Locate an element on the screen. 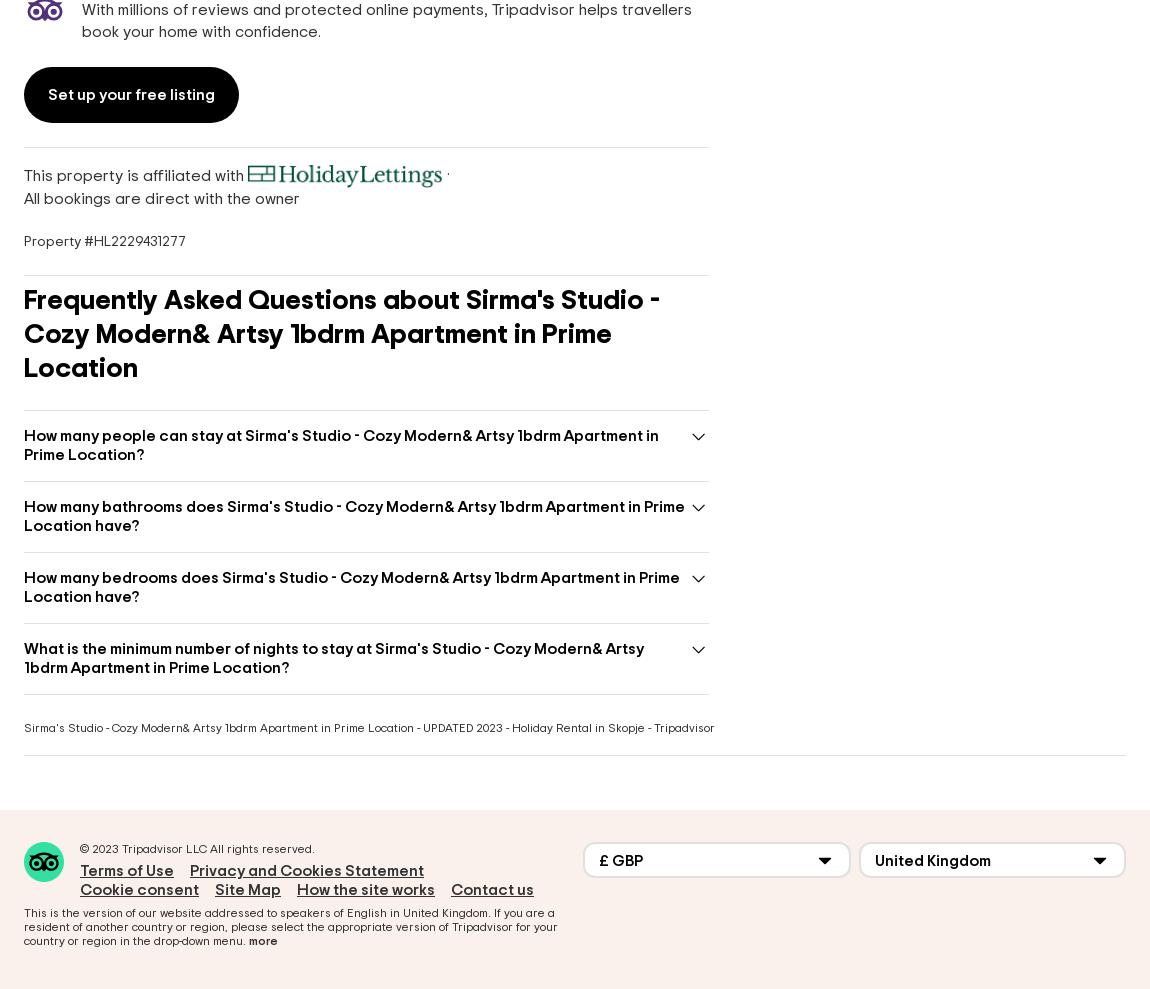 The image size is (1150, 989). 'Frequently Asked Questions about' is located at coordinates (243, 300).